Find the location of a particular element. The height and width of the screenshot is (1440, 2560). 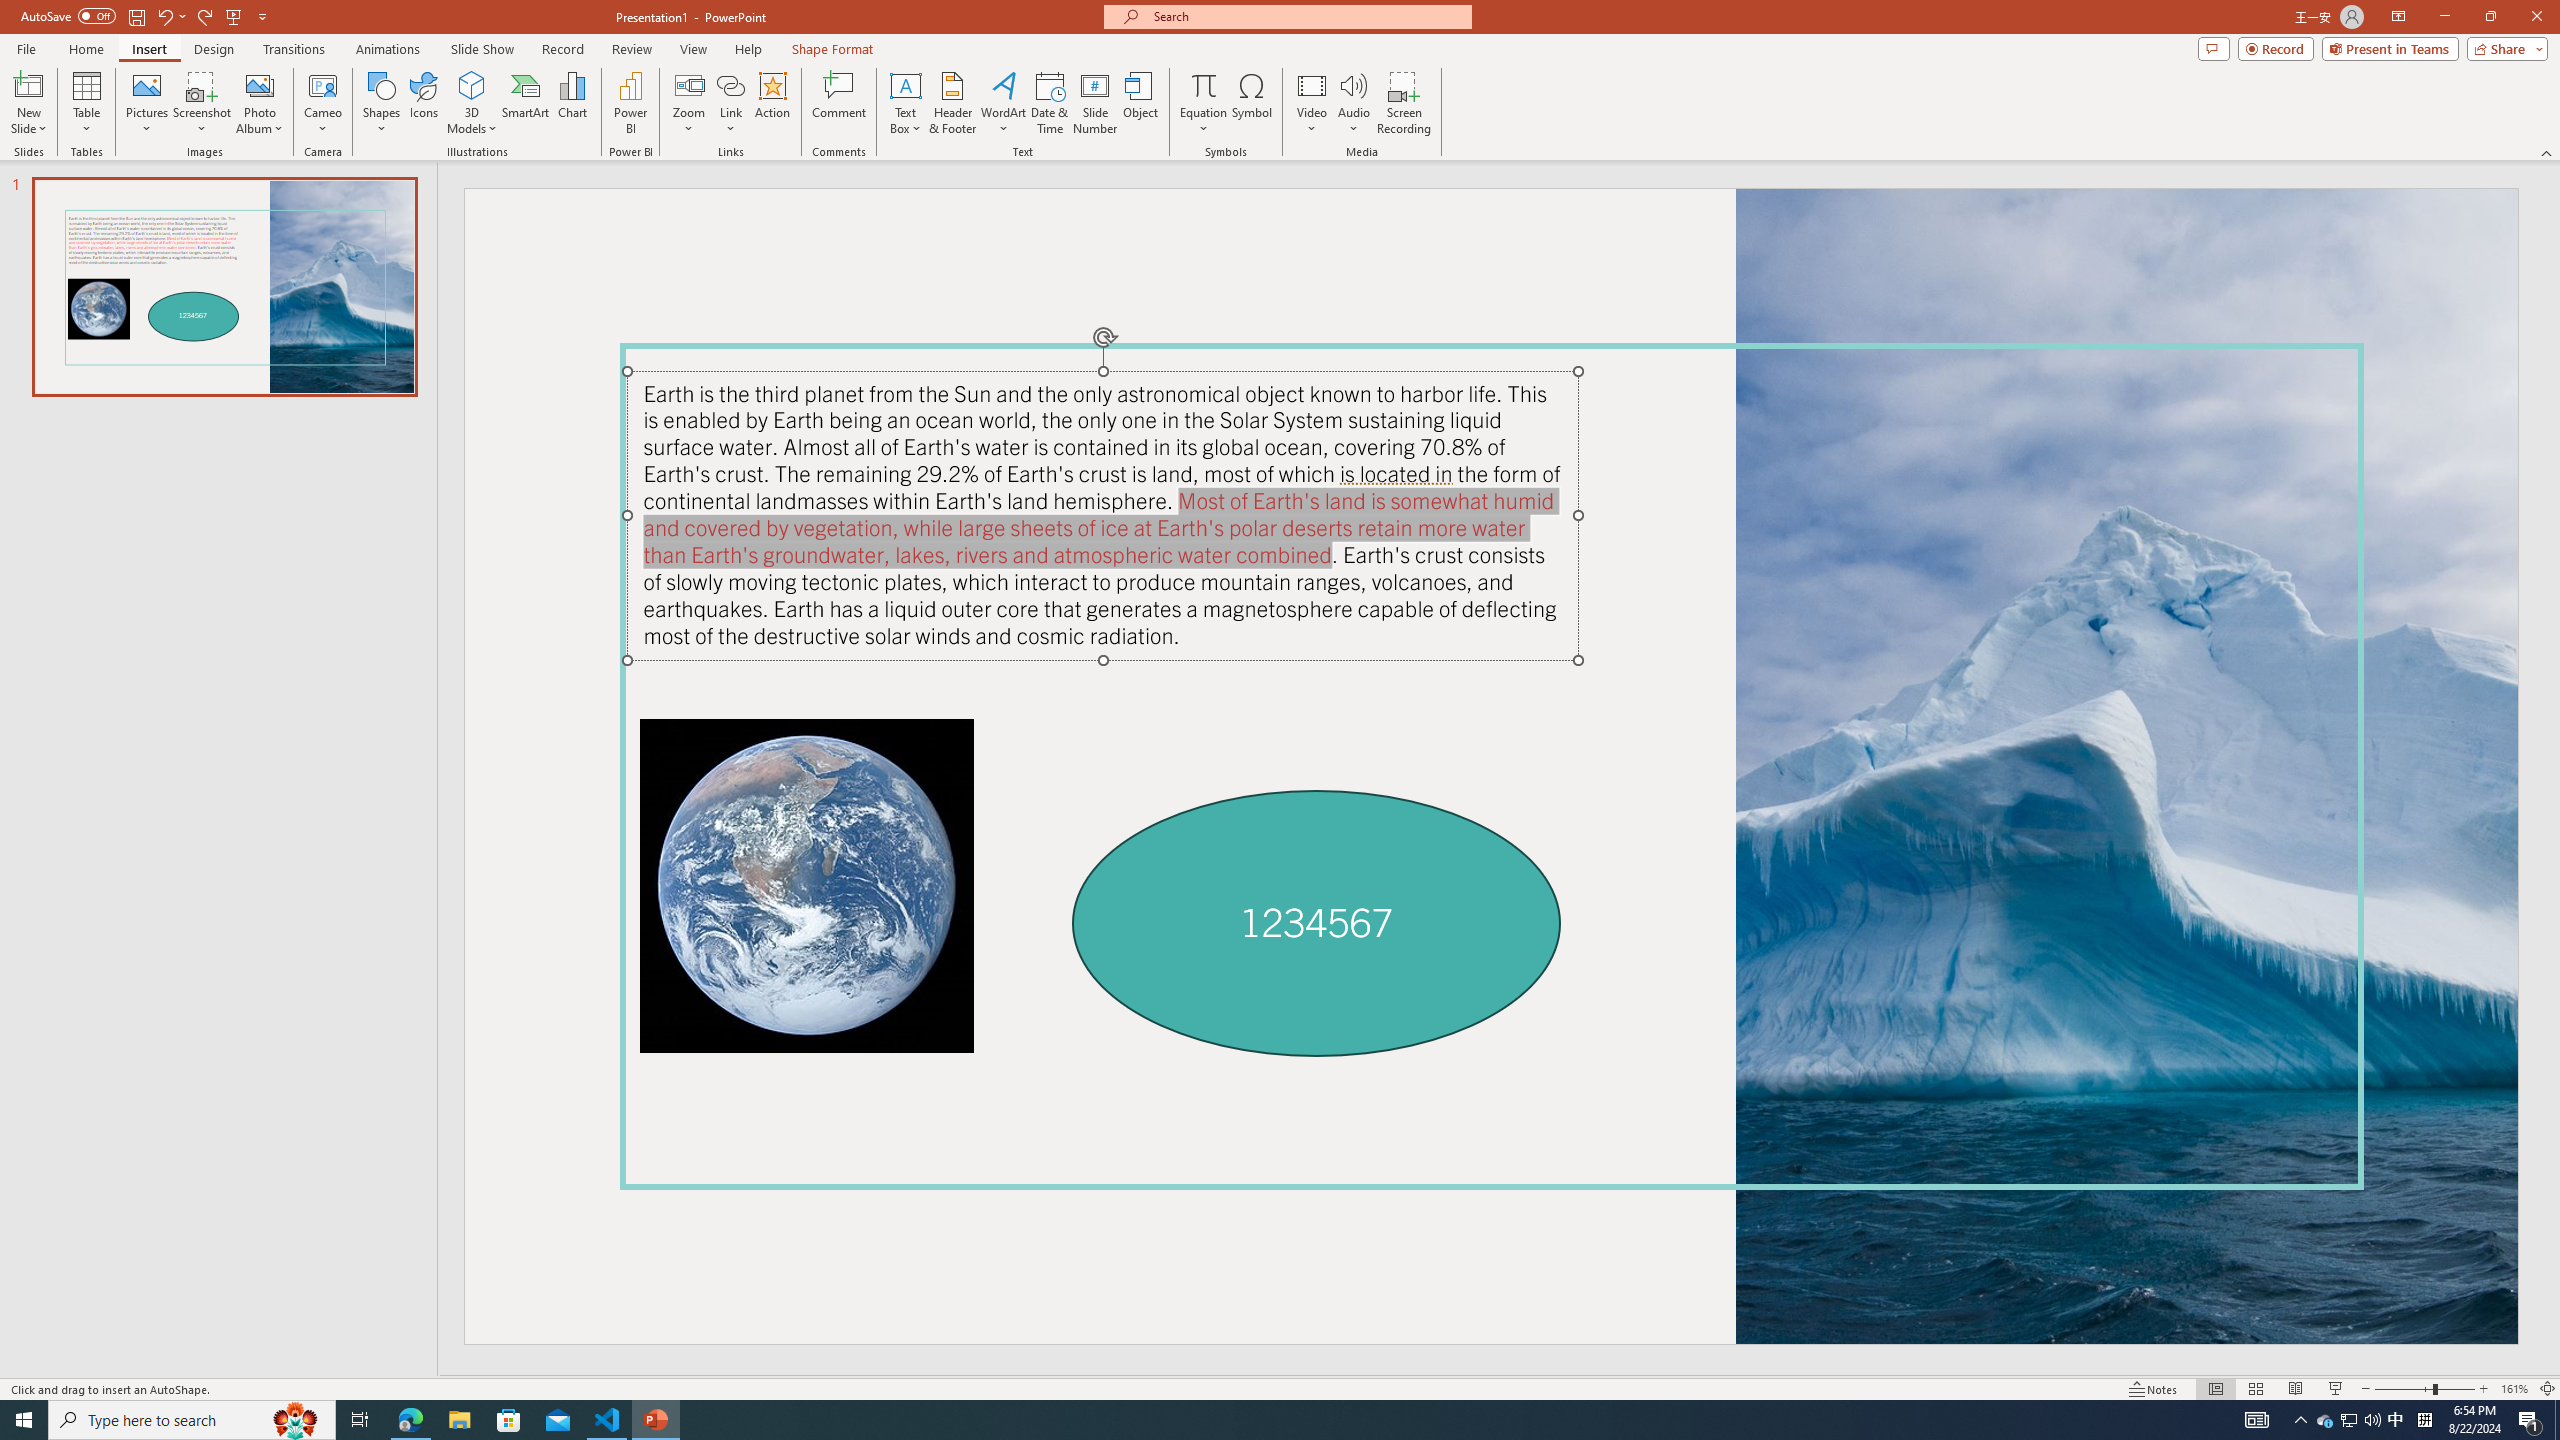

'Header & Footer...' is located at coordinates (951, 103).